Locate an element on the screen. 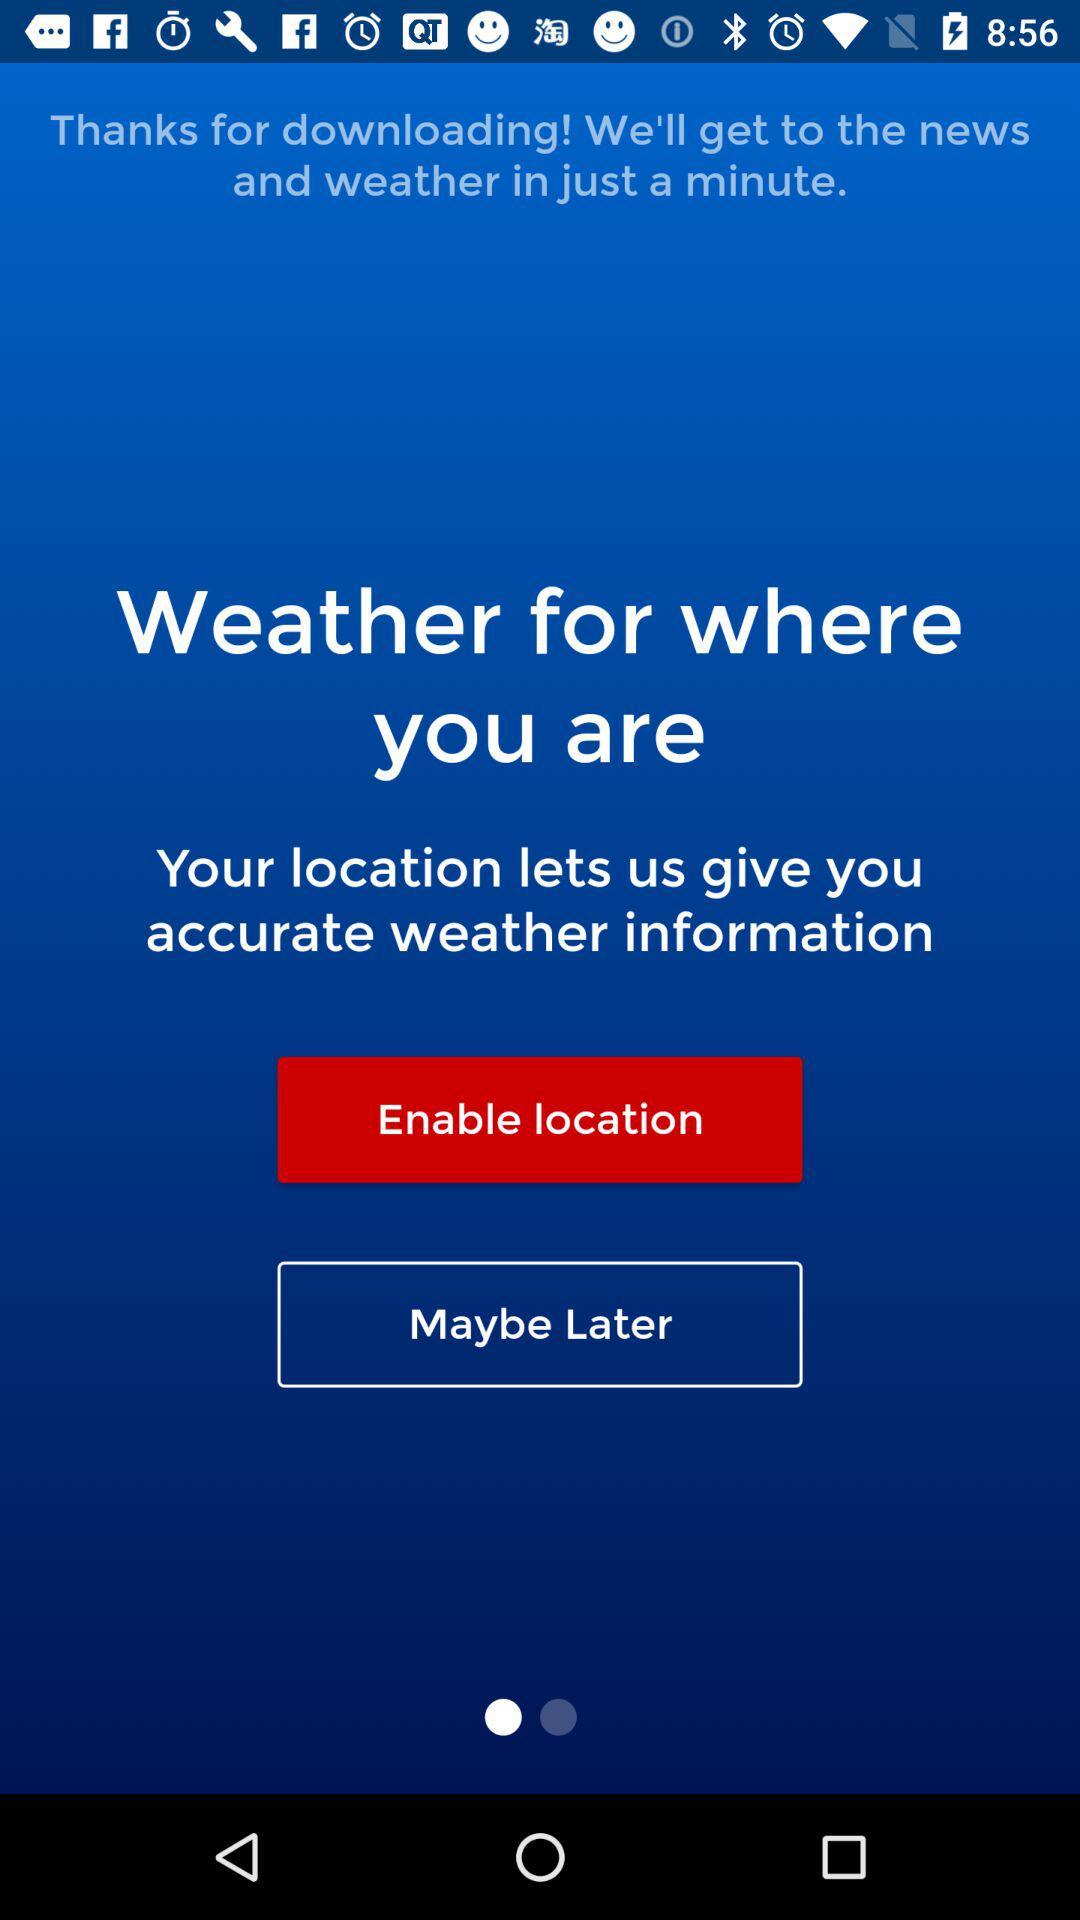 This screenshot has height=1920, width=1080. item above the maybe later item is located at coordinates (540, 1118).